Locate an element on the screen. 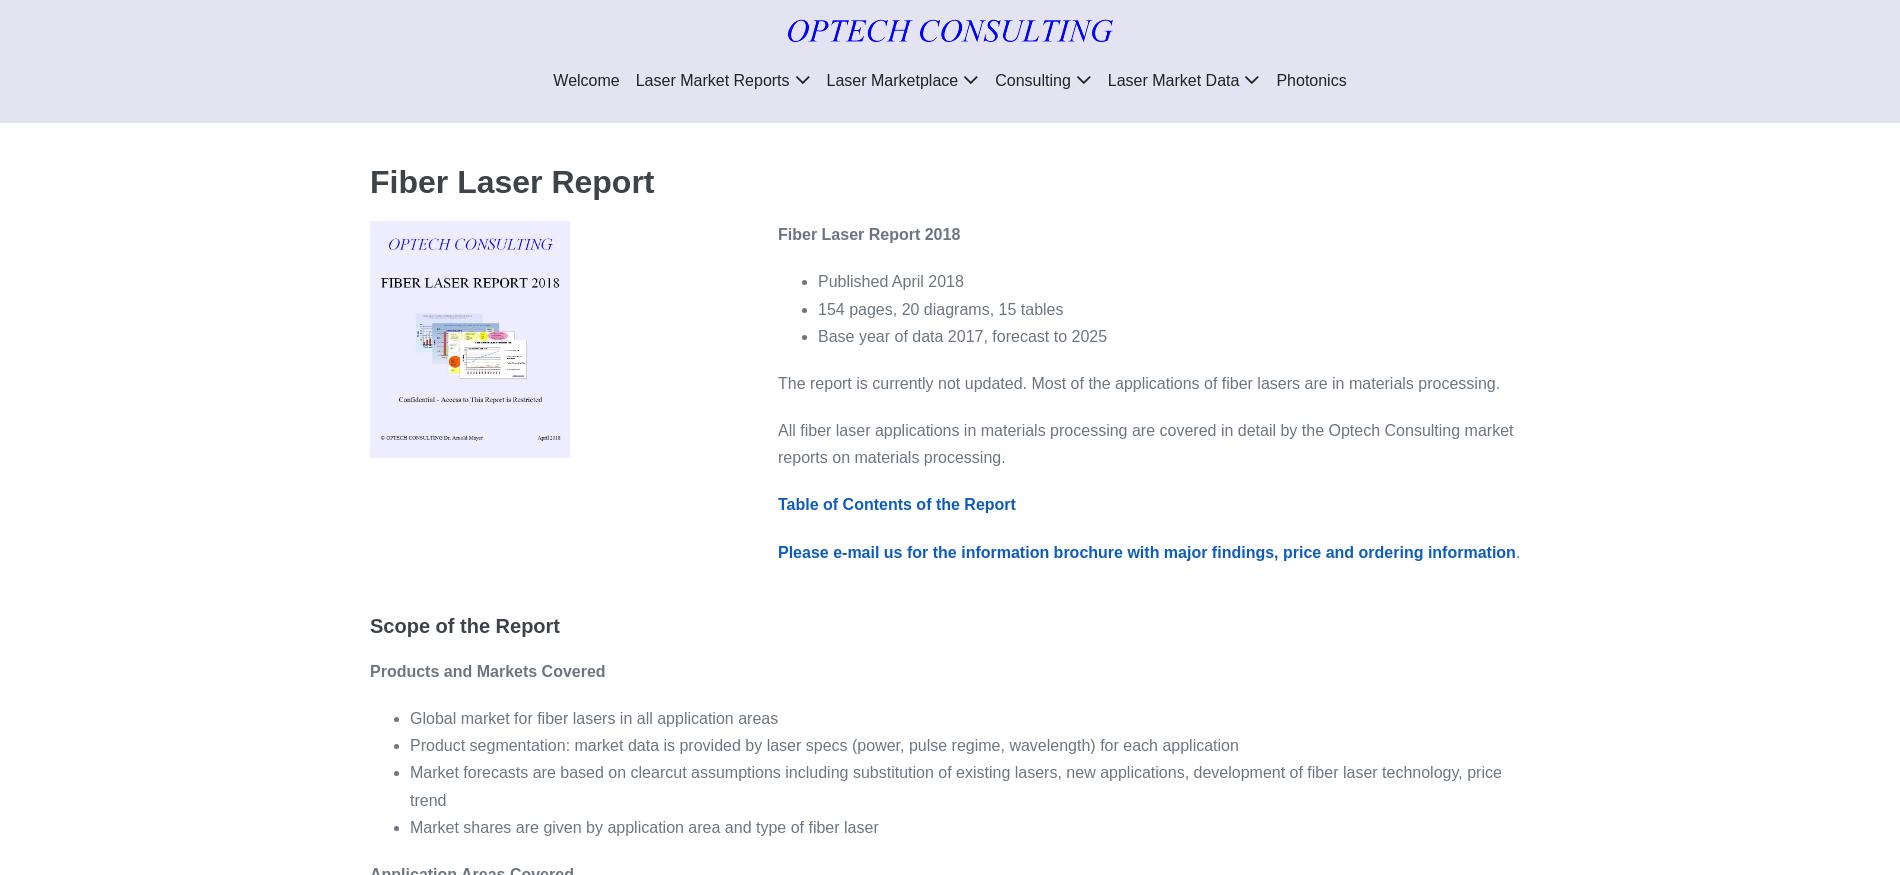  'All fiber laser applications in materials processing are covered in detail by the Optech Consulting market reports on materials processing.' is located at coordinates (777, 443).